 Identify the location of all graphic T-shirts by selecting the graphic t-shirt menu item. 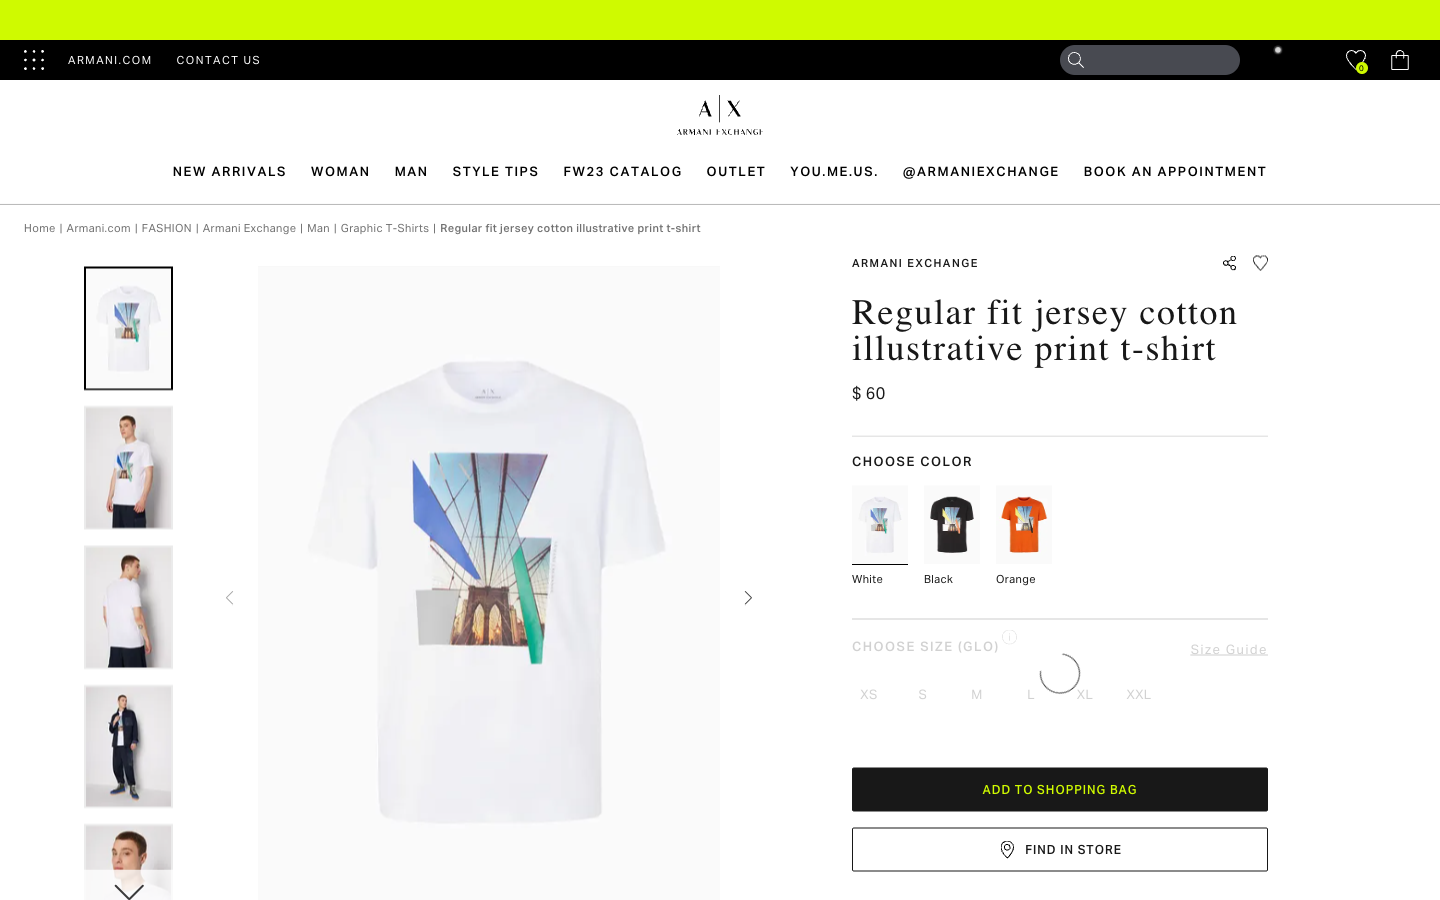
(384, 226).